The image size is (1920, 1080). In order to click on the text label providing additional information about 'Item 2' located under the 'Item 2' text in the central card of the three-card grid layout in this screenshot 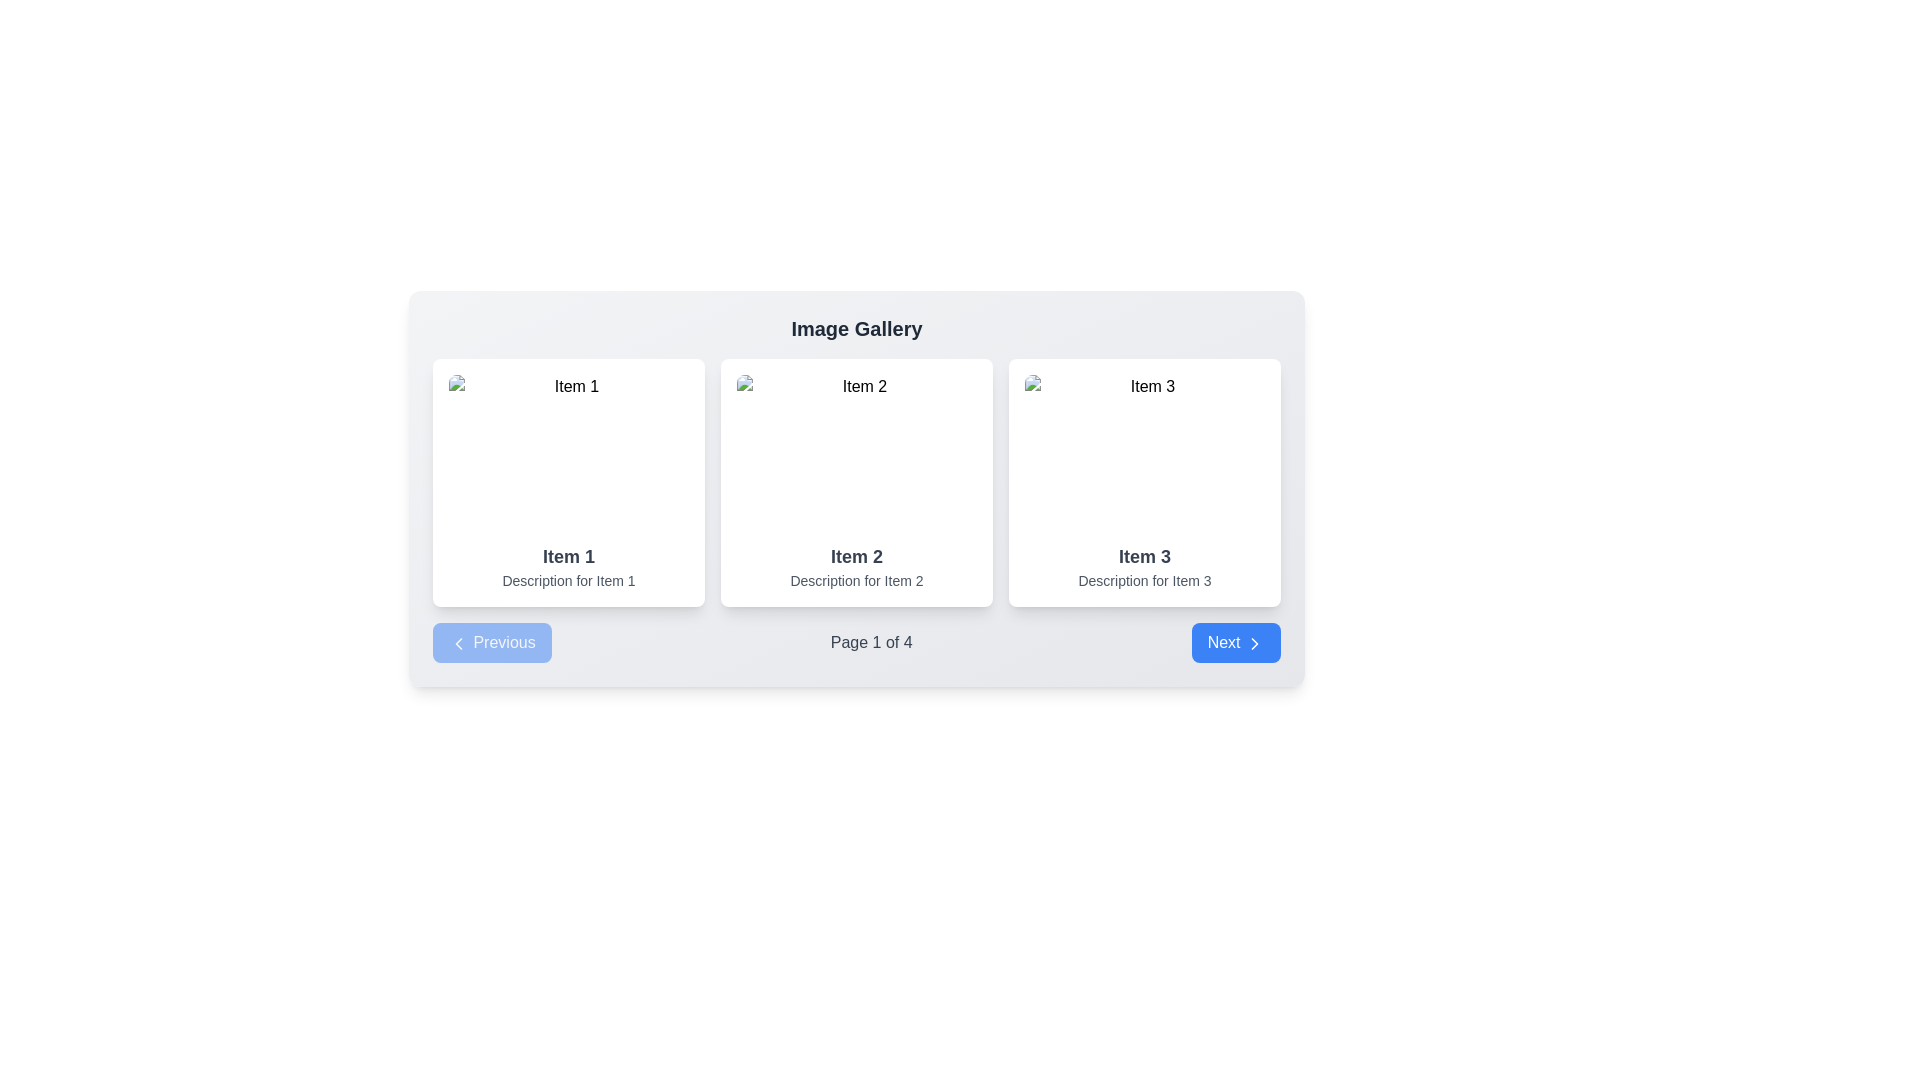, I will do `click(857, 581)`.